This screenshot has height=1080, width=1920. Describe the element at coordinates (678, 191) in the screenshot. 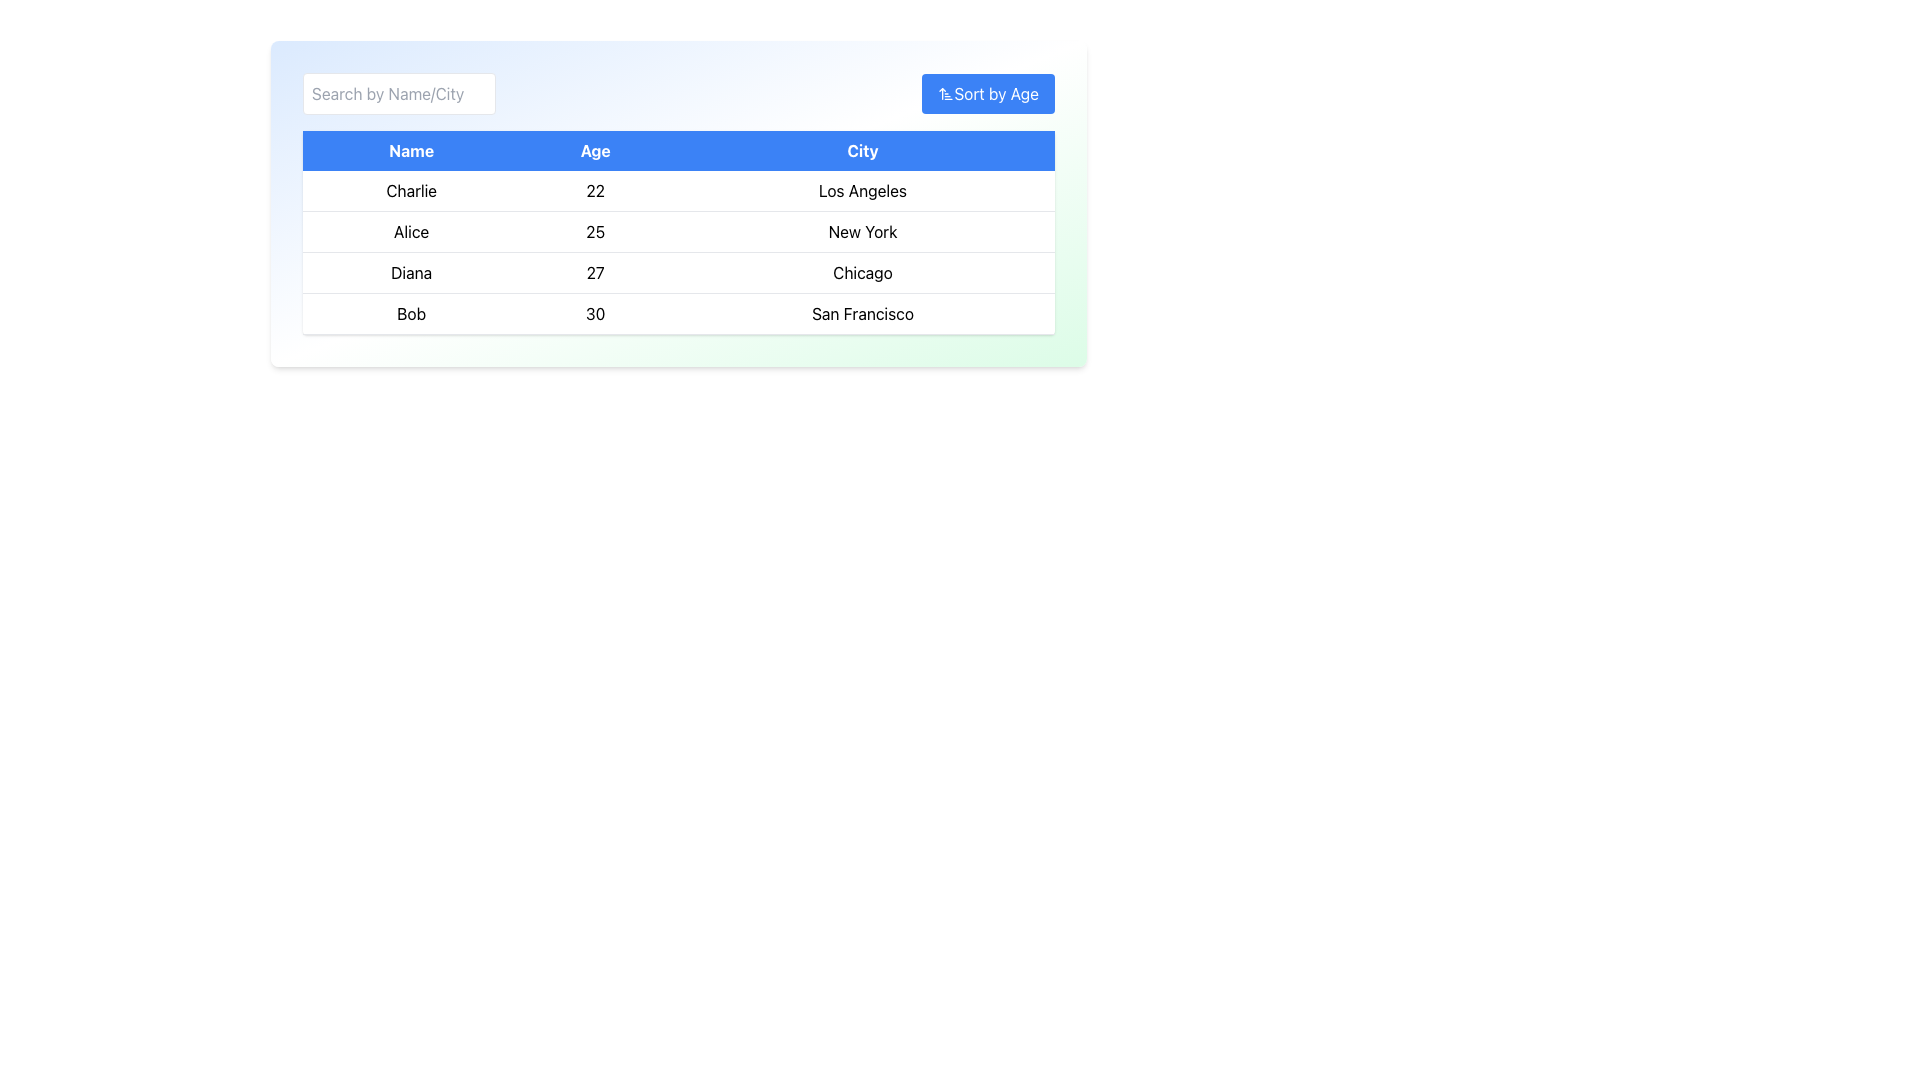

I see `the first row of the data table` at that location.